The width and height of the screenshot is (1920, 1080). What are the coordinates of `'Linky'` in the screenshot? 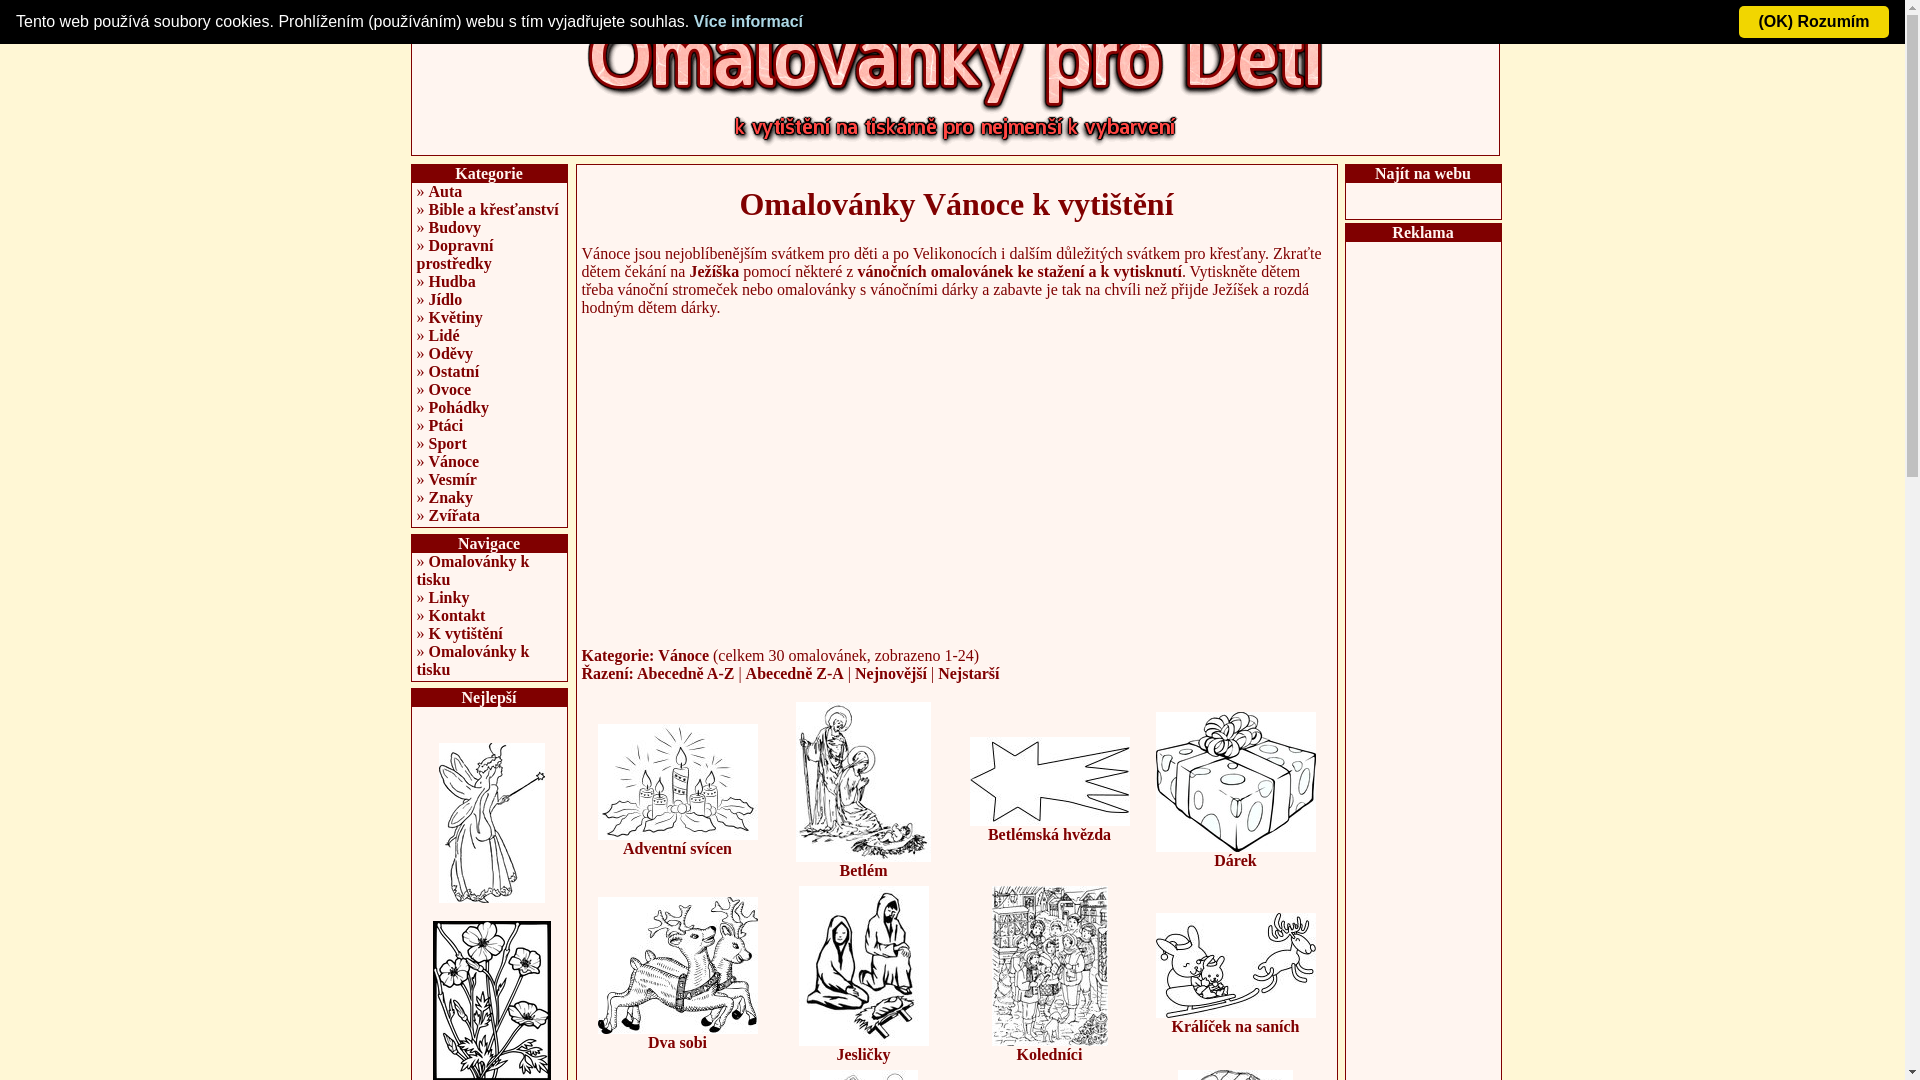 It's located at (426, 596).